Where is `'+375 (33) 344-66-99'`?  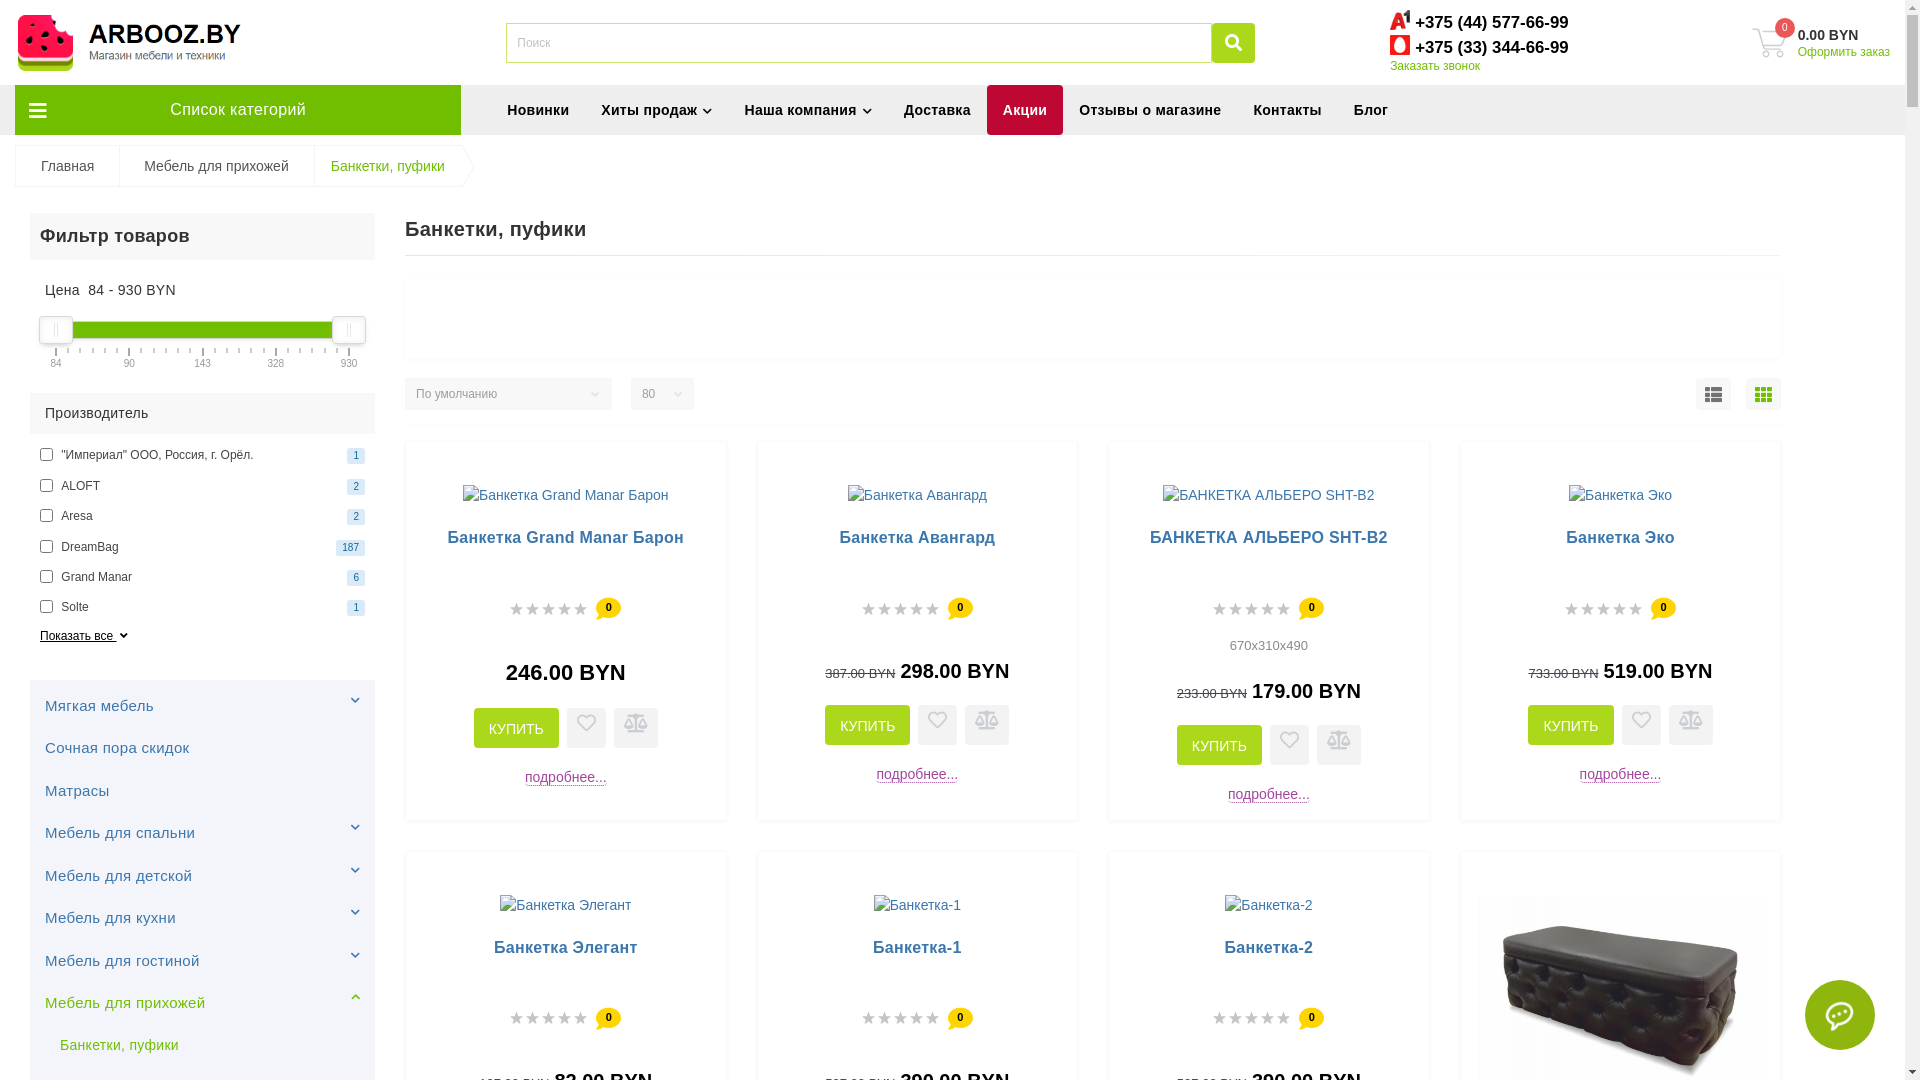 '+375 (33) 344-66-99' is located at coordinates (1491, 46).